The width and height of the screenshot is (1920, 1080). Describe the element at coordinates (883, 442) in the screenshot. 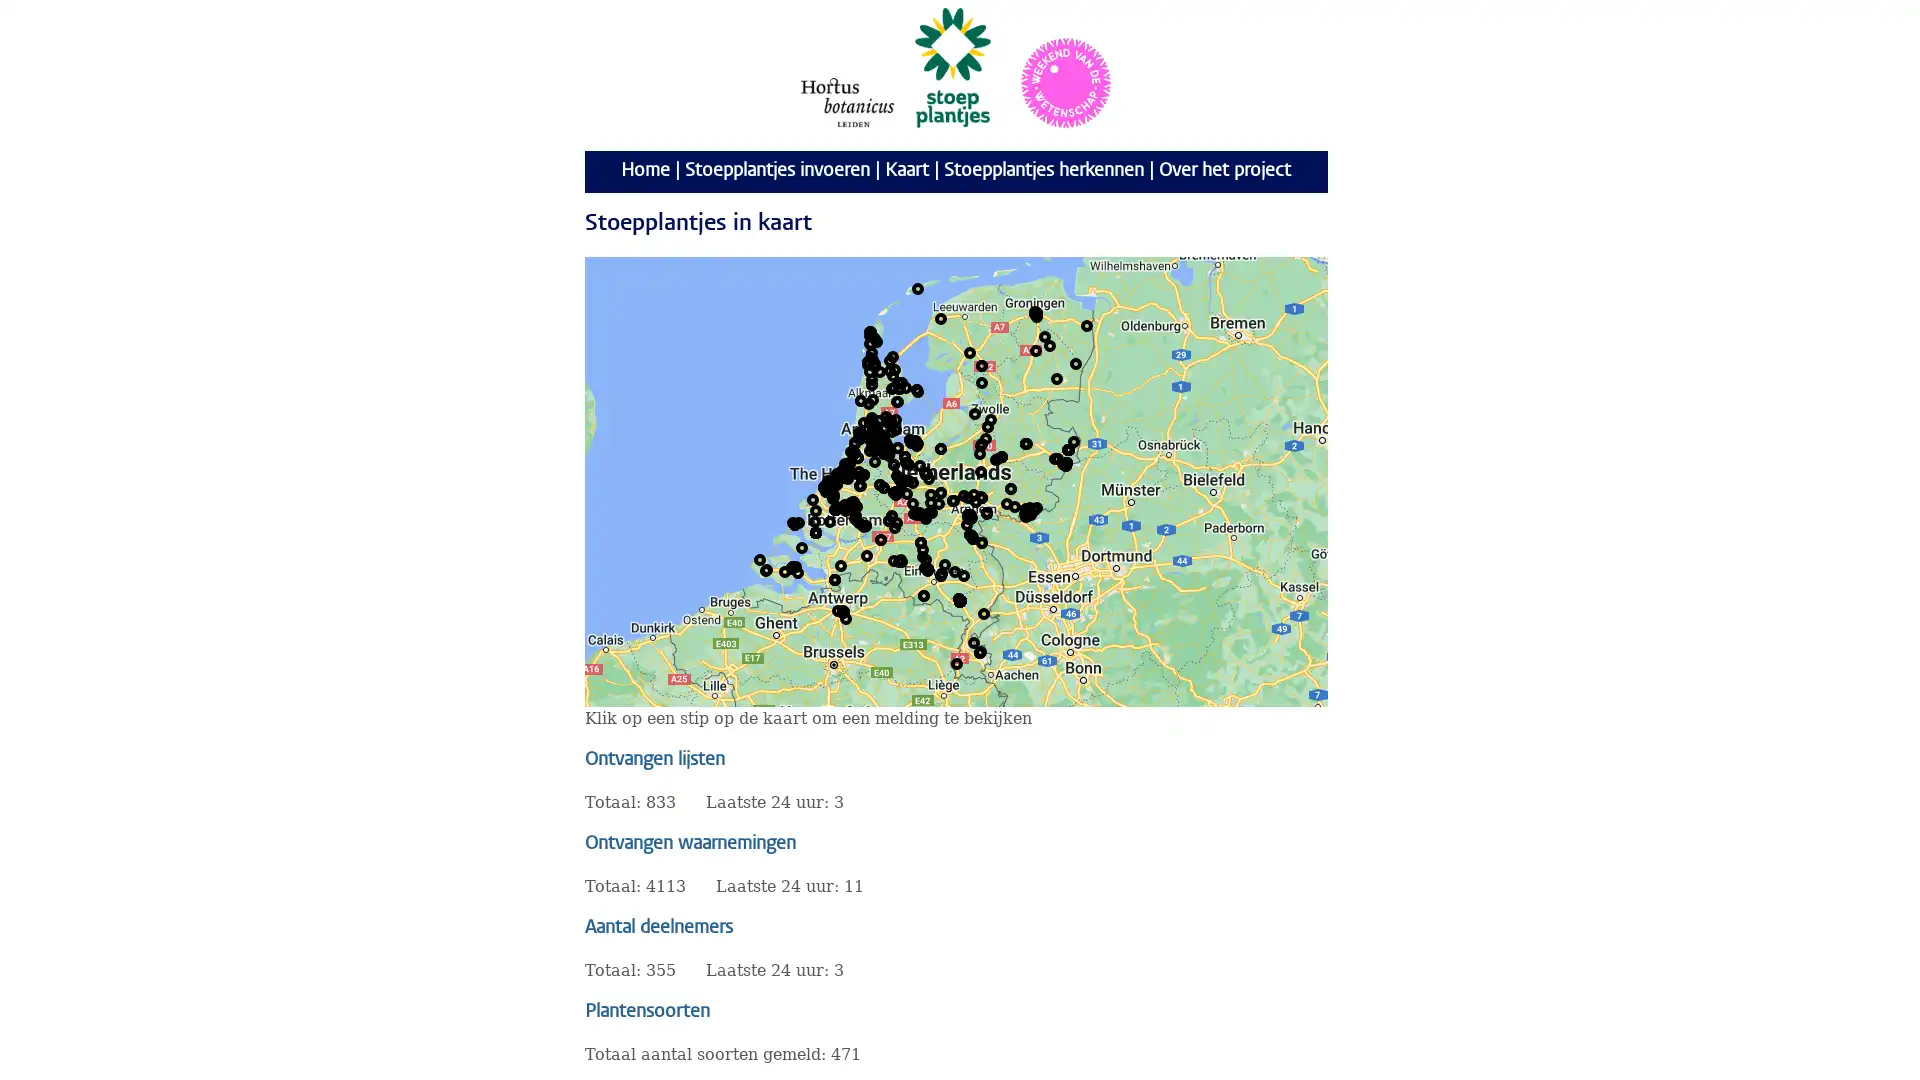

I see `Telling van Merel Kuperus op 17 oktober 2021` at that location.